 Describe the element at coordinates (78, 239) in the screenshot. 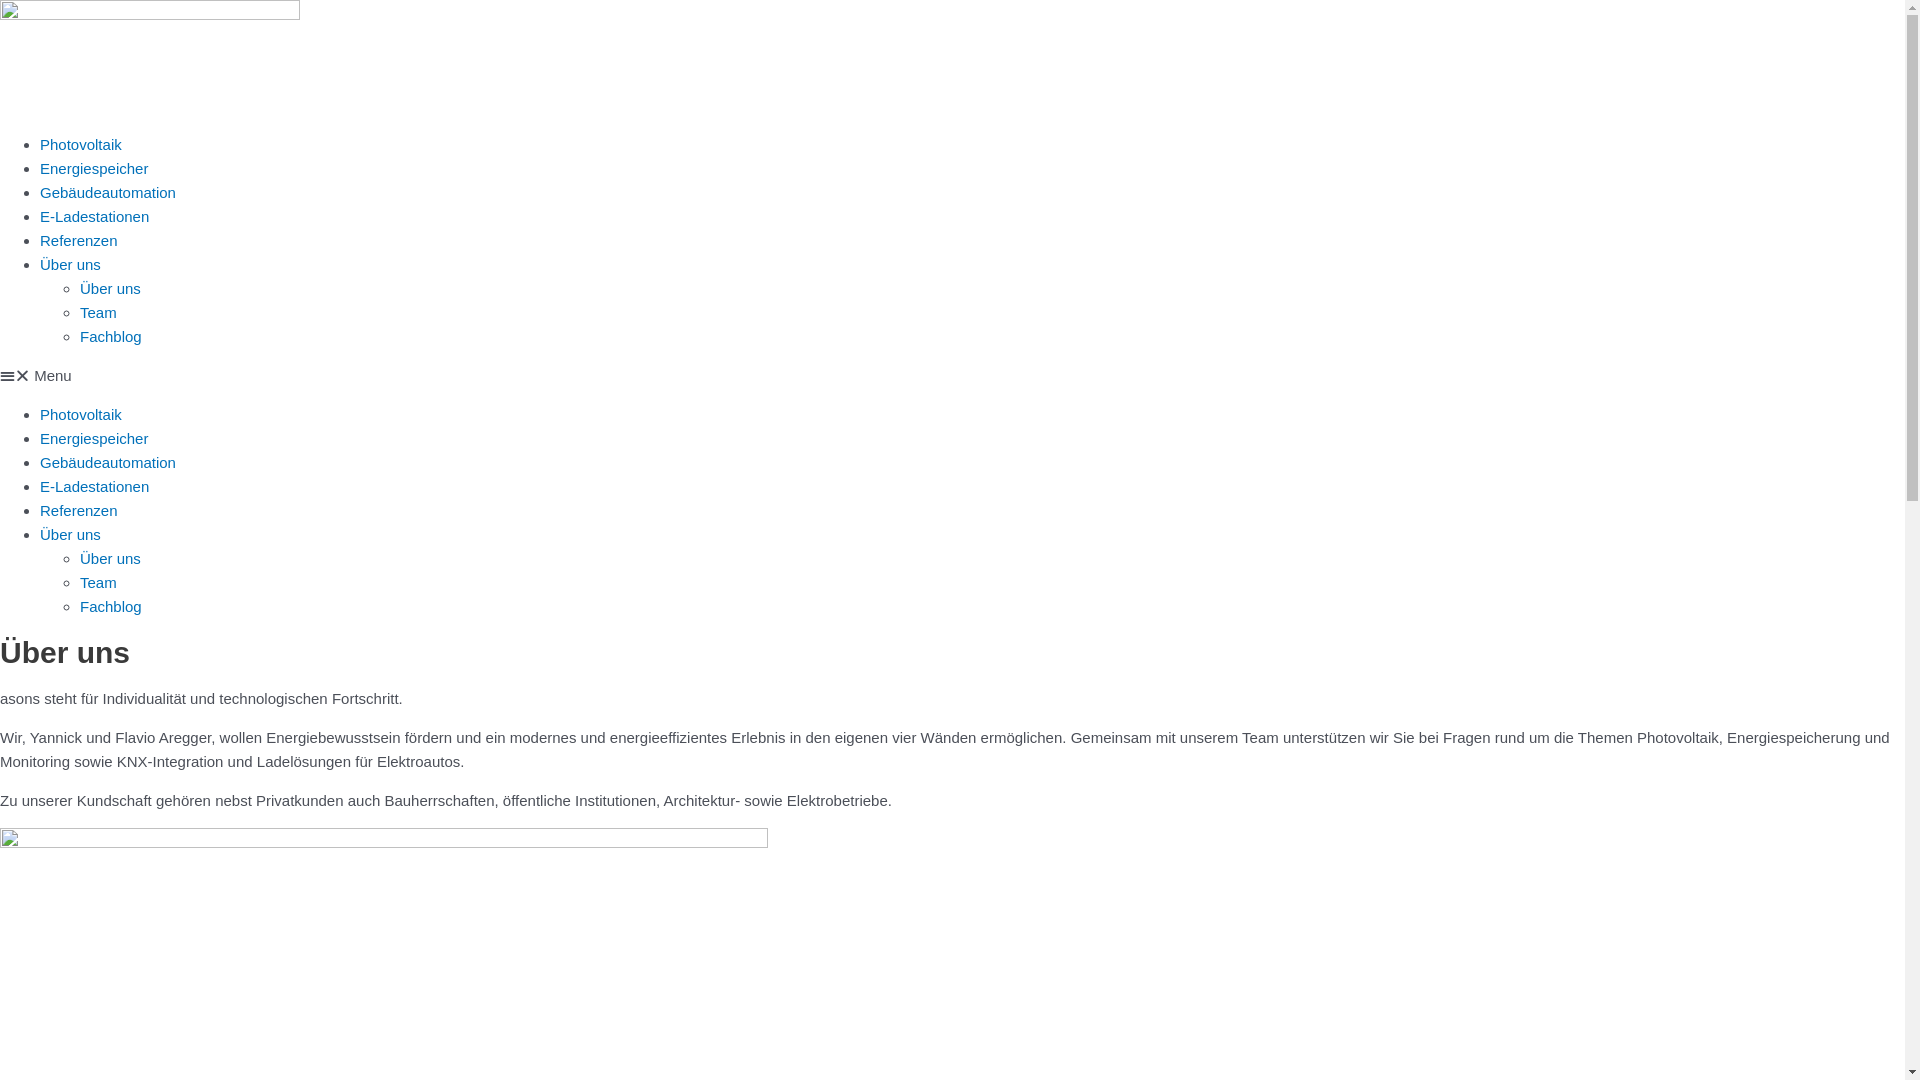

I see `'Referenzen'` at that location.